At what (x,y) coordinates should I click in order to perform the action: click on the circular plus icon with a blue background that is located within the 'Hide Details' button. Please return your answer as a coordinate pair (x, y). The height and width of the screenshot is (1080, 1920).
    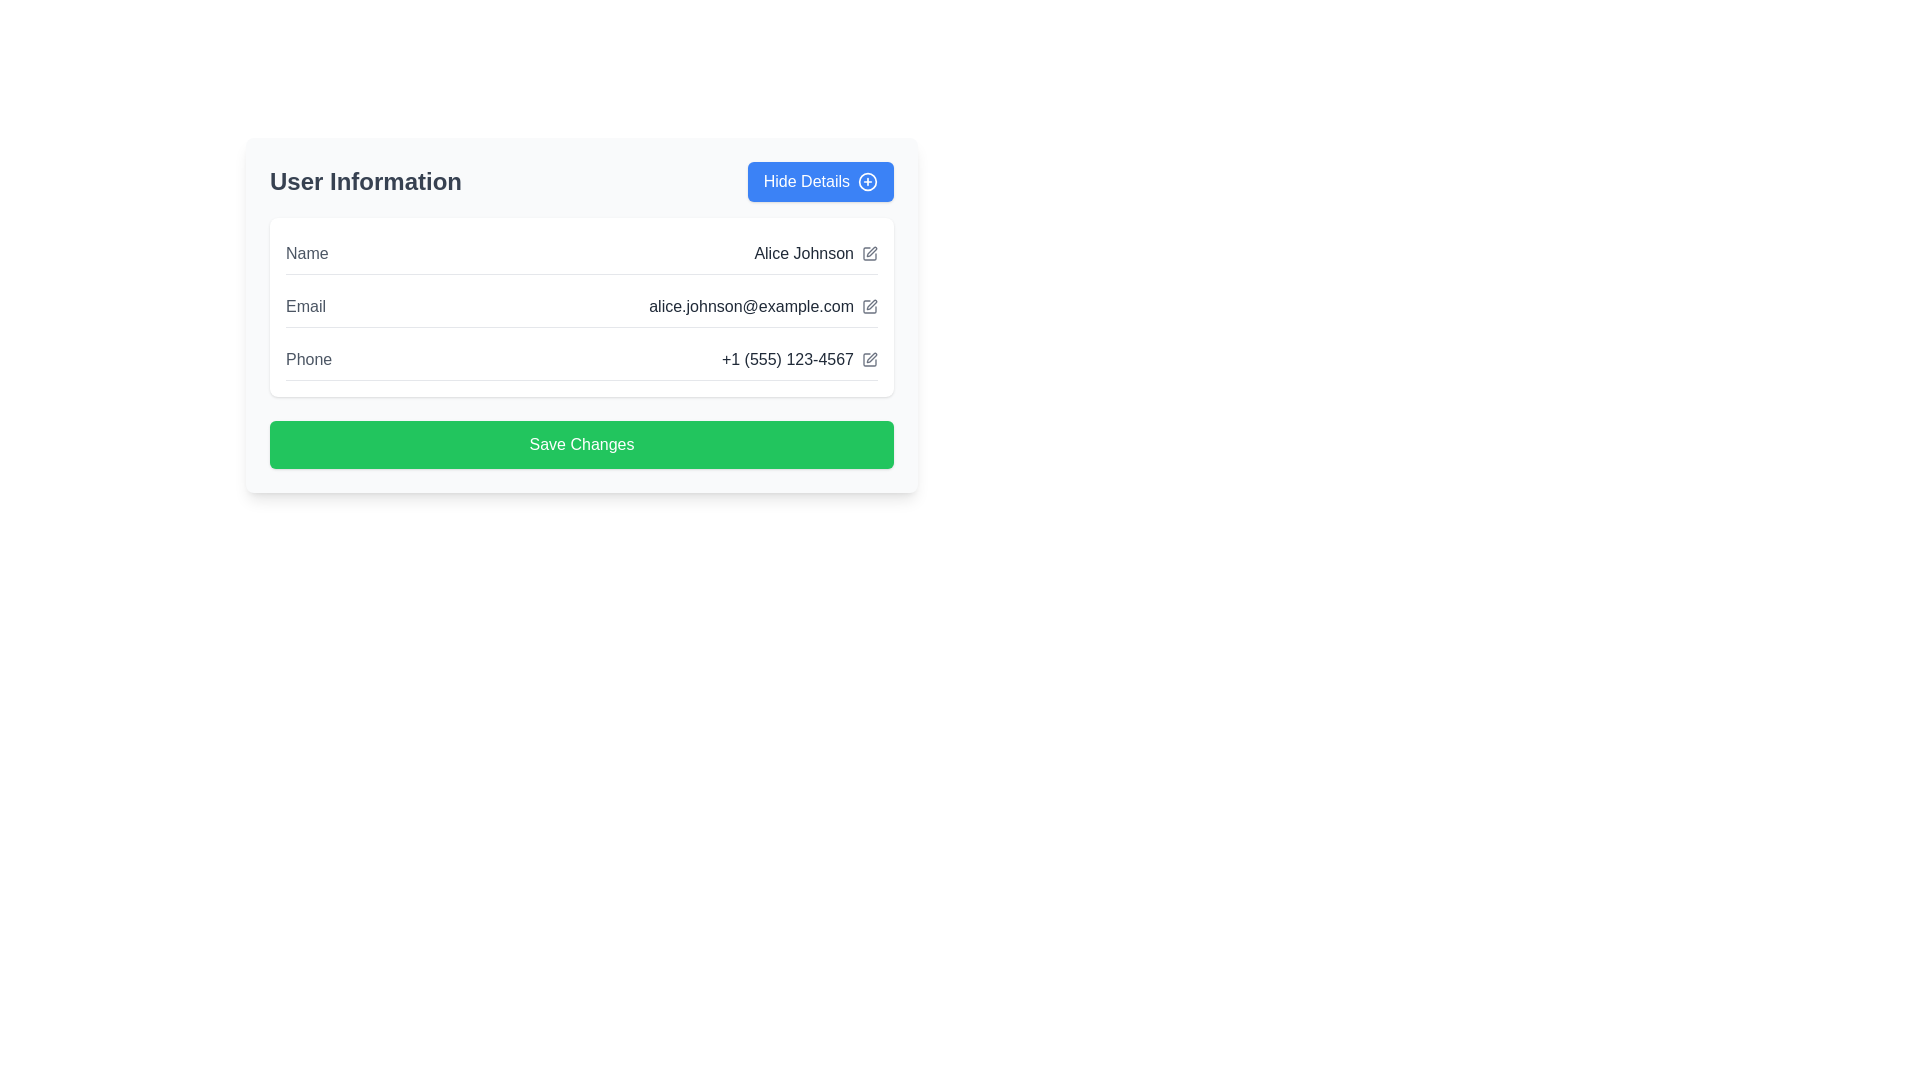
    Looking at the image, I should click on (868, 181).